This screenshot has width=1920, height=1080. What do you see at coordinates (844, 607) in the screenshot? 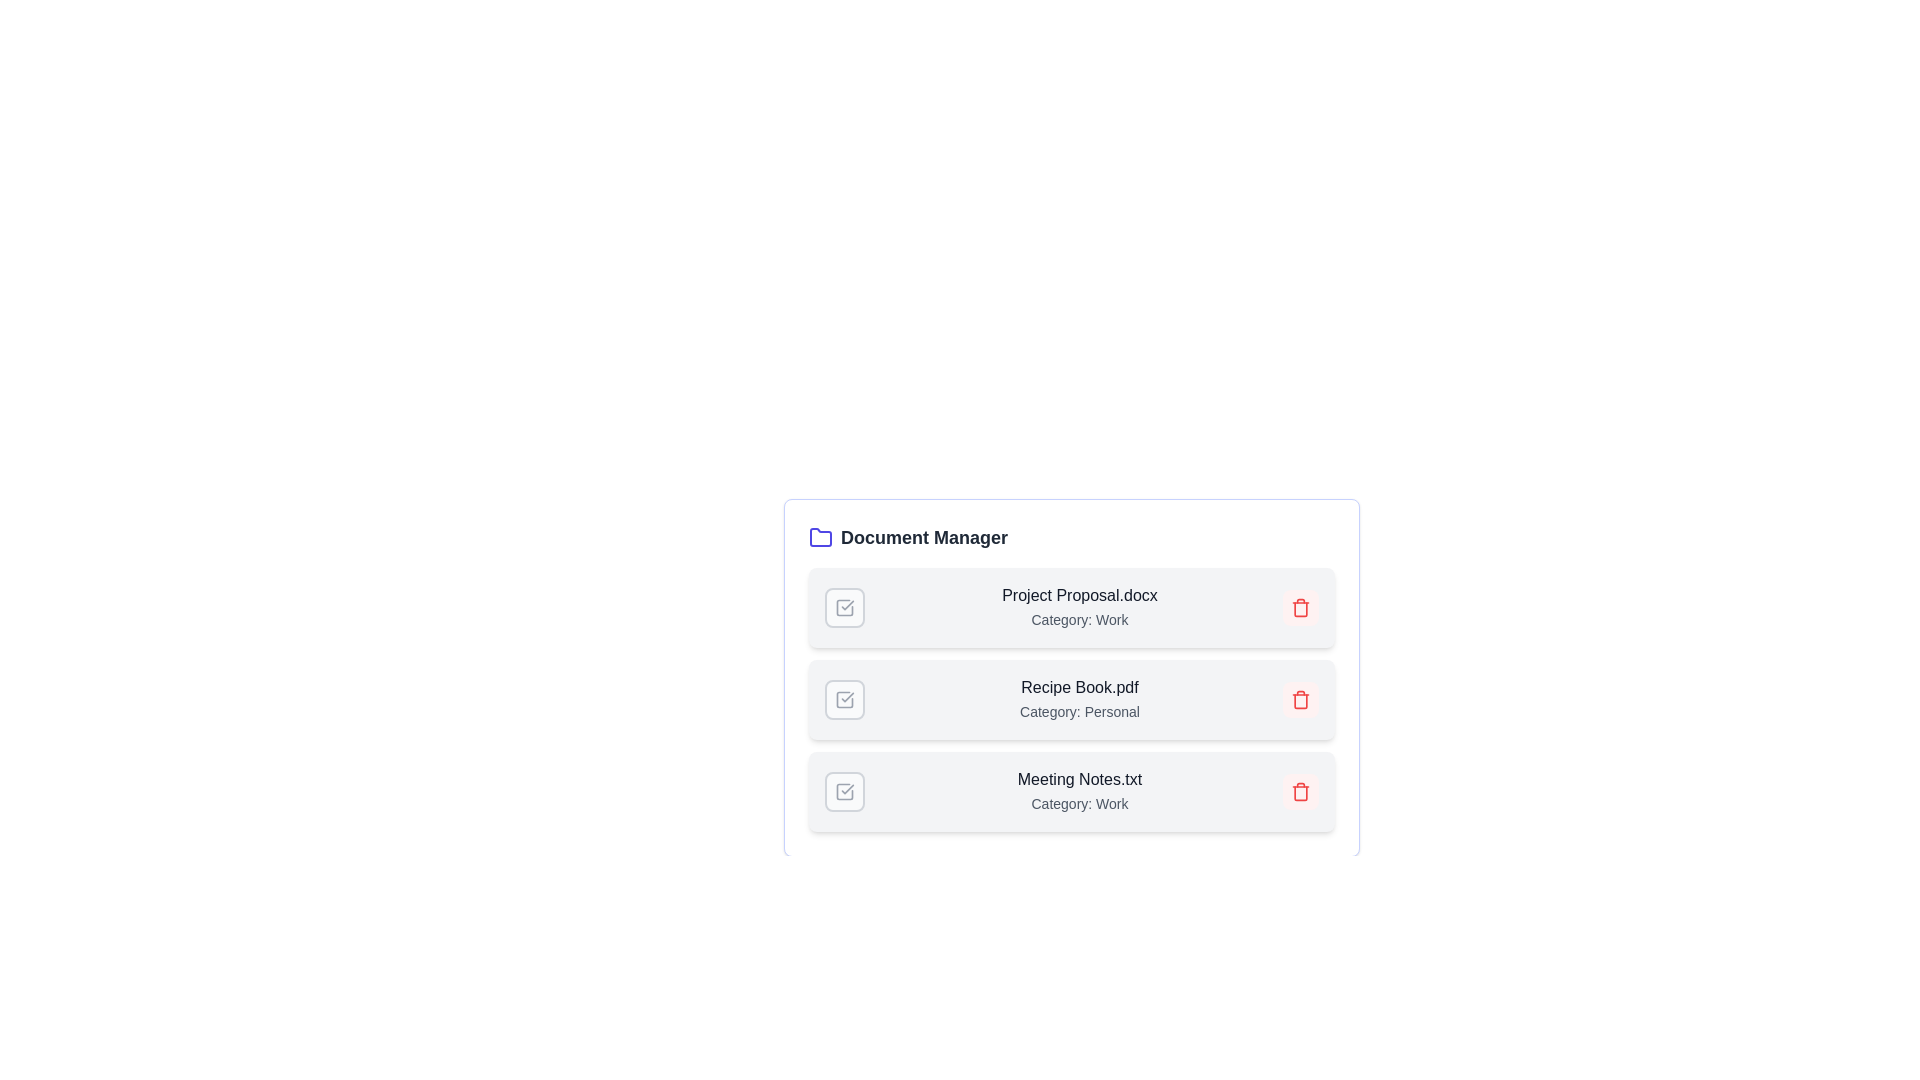
I see `the visual indicator icon representing the selection checkbox for the document item 'Project Proposal.docx' located on the left side of the first row in the document manager section` at bounding box center [844, 607].